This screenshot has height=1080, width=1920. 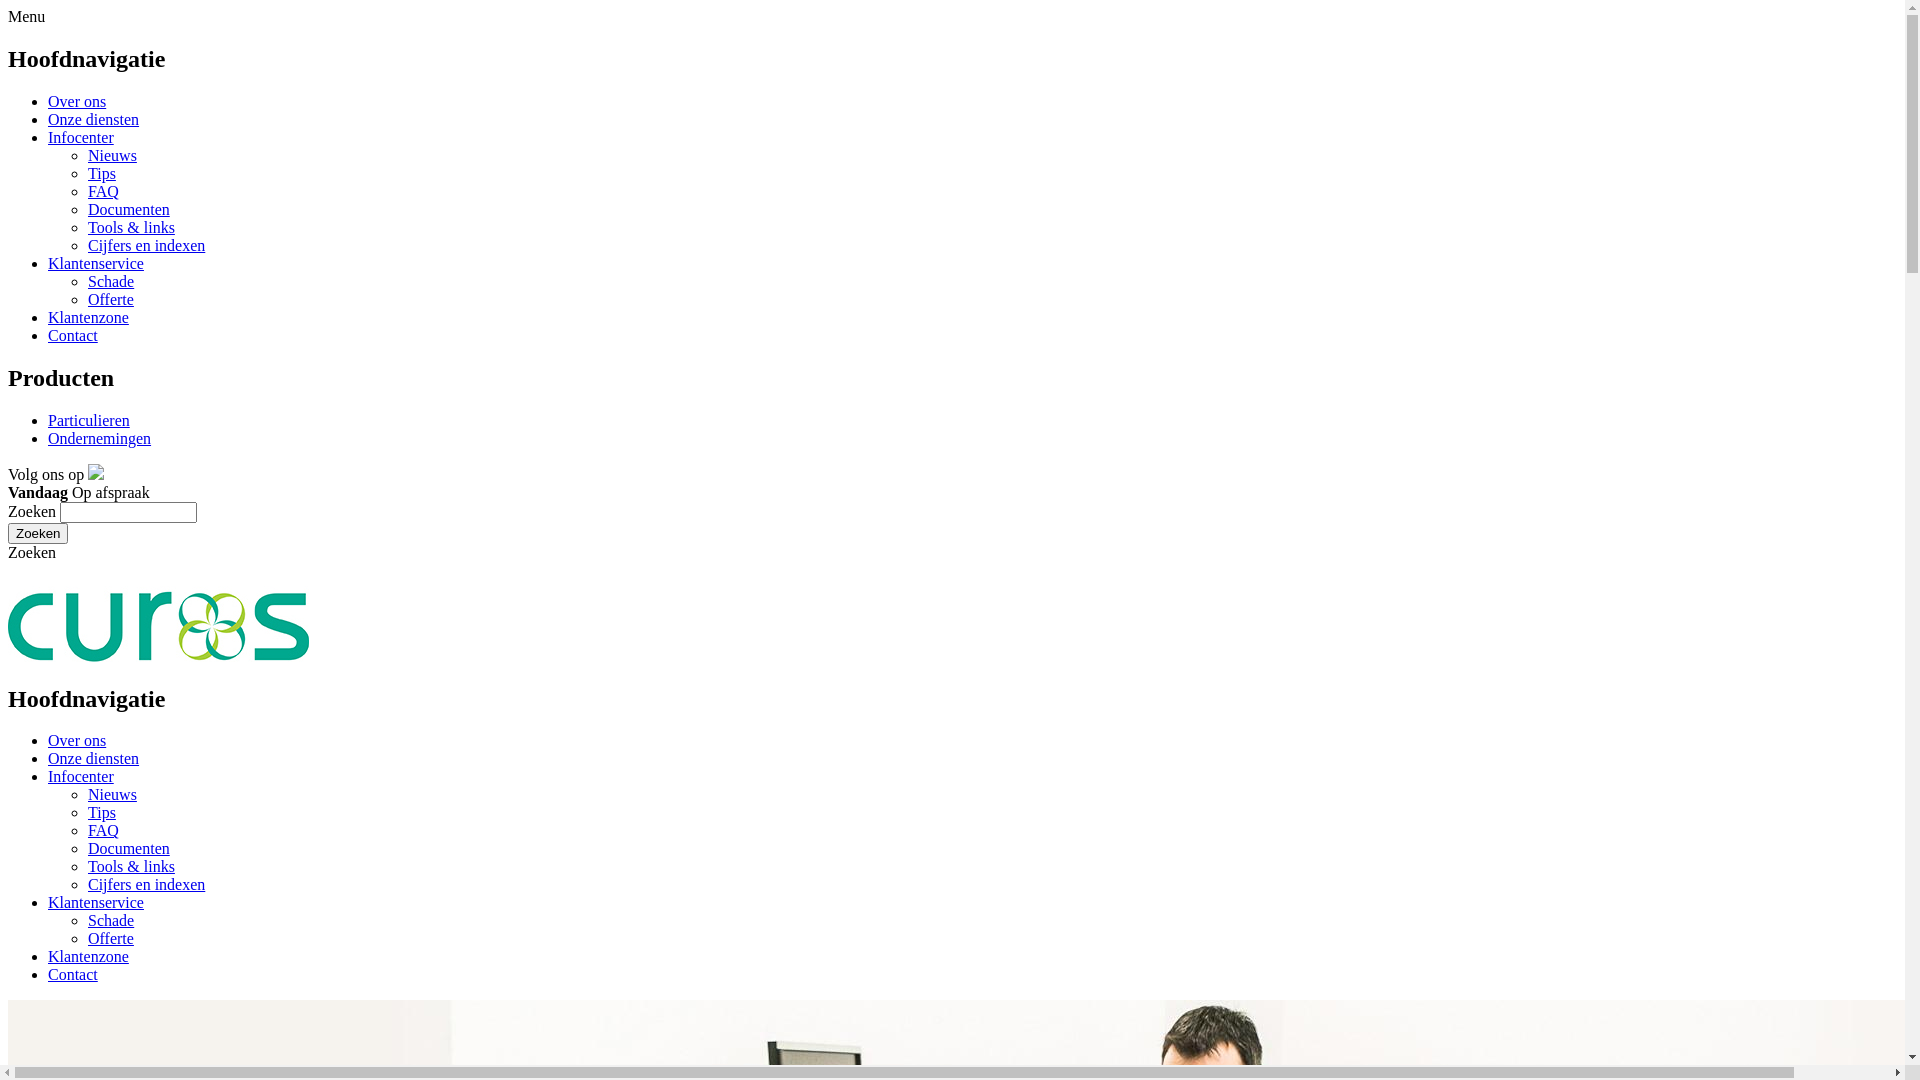 I want to click on 'Contact', so click(x=72, y=334).